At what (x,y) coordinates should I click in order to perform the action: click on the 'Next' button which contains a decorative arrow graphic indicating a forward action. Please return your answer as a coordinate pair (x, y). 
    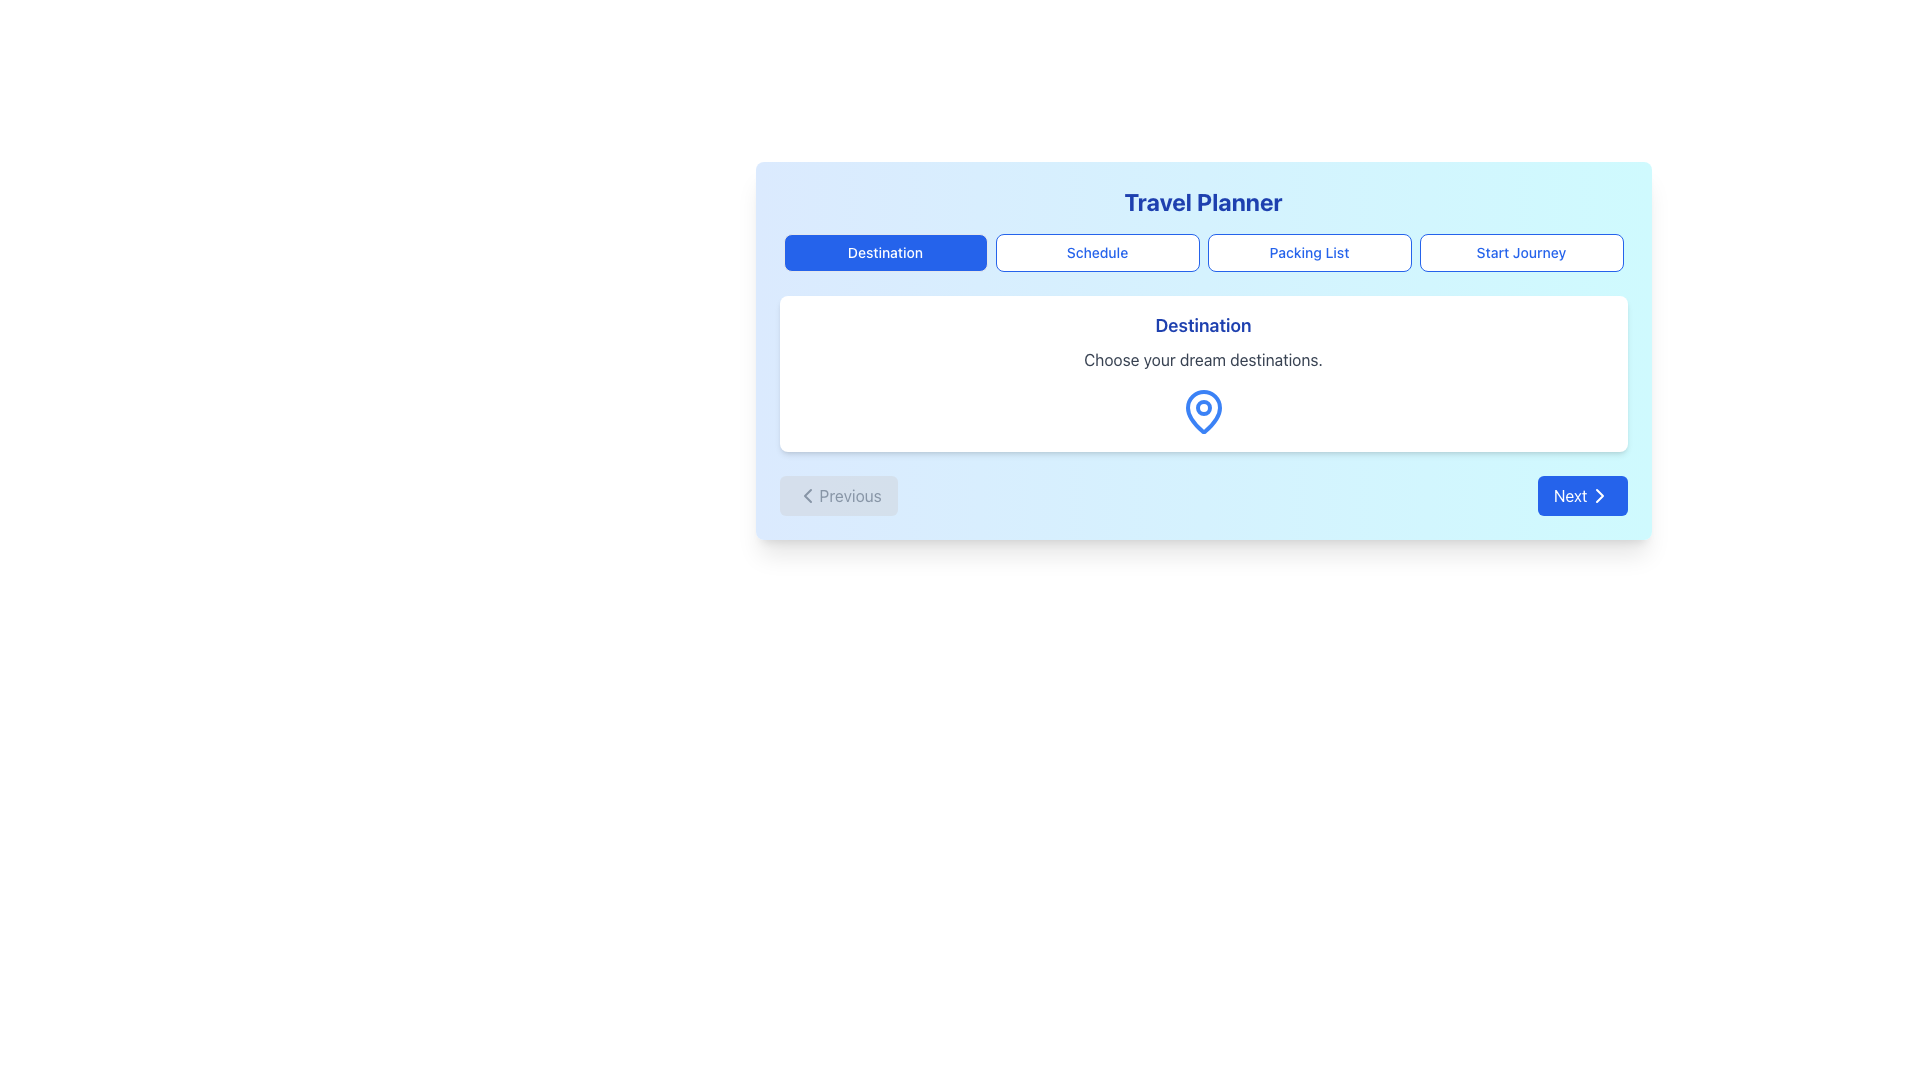
    Looking at the image, I should click on (1598, 495).